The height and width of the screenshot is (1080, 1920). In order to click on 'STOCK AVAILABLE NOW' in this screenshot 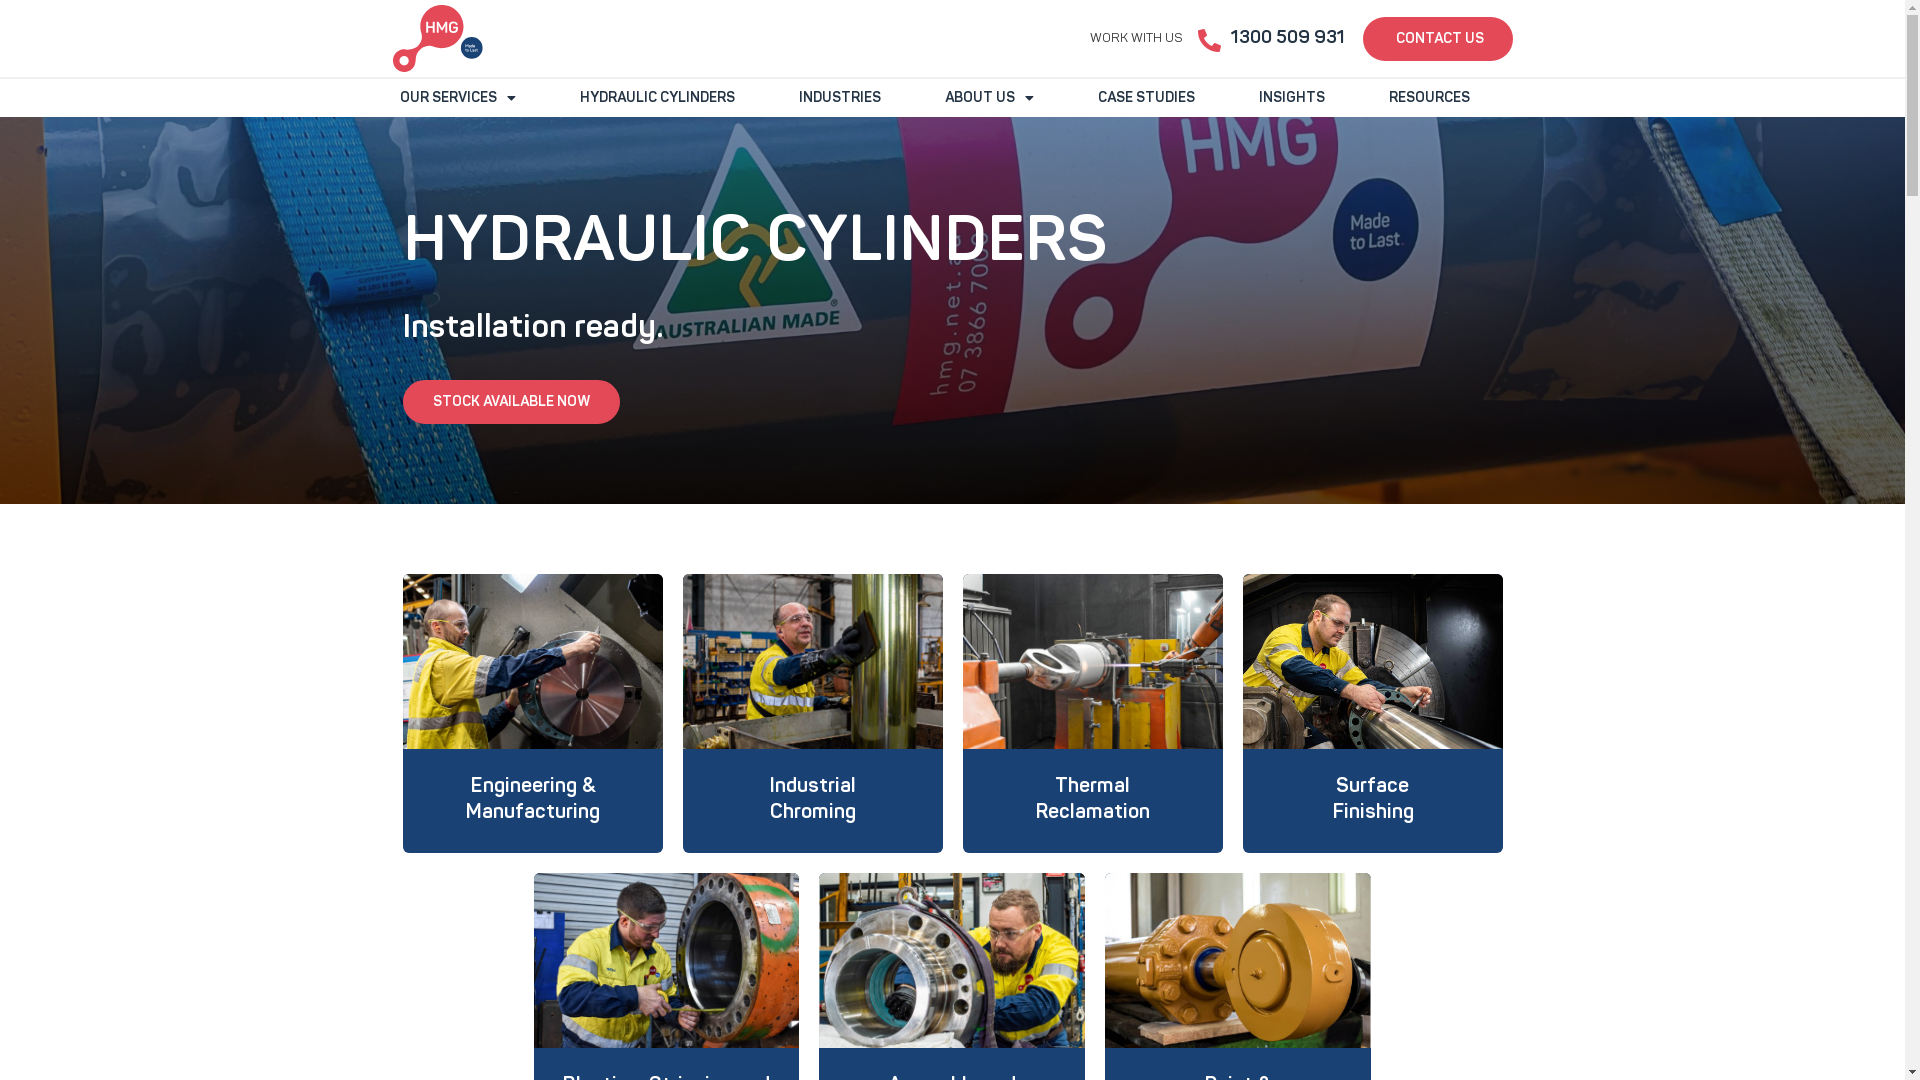, I will do `click(401, 401)`.